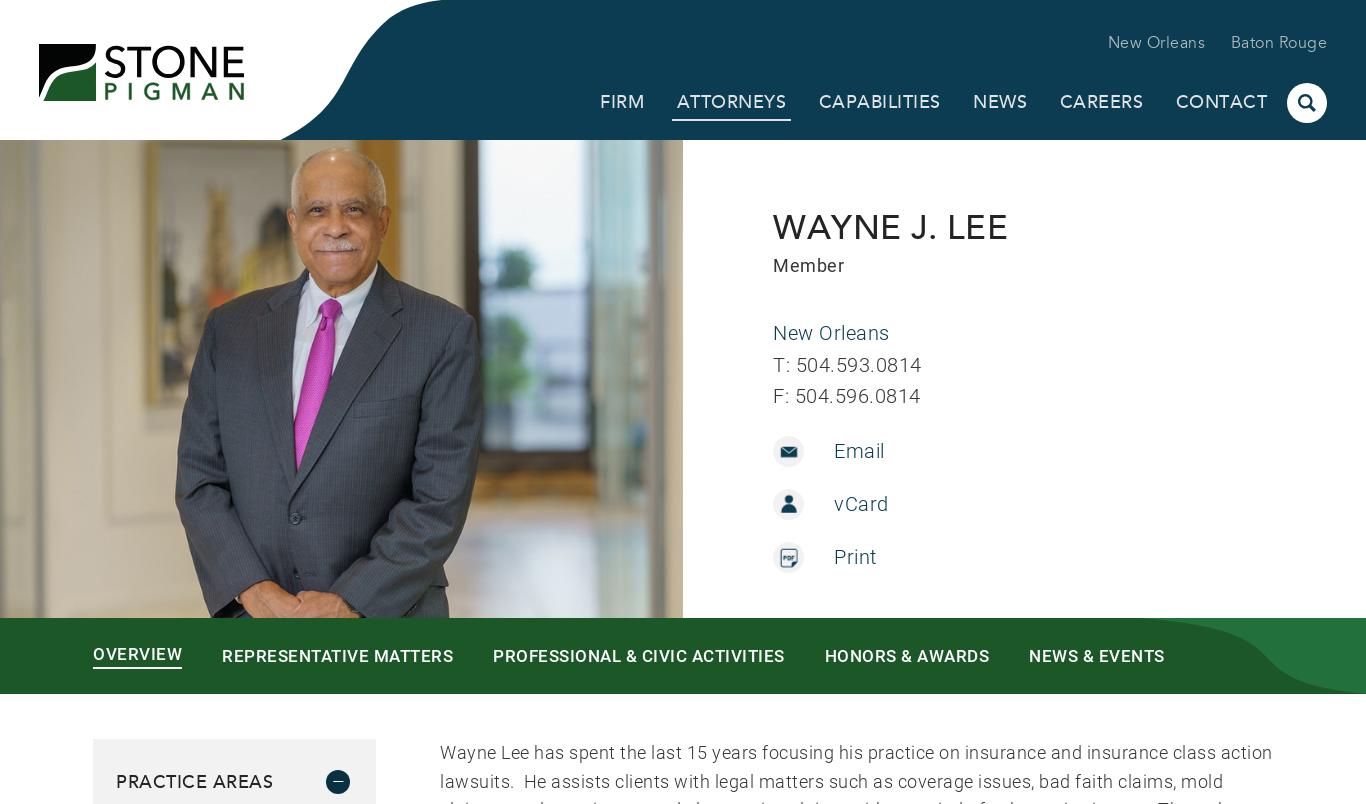  What do you see at coordinates (1000, 102) in the screenshot?
I see `'News'` at bounding box center [1000, 102].